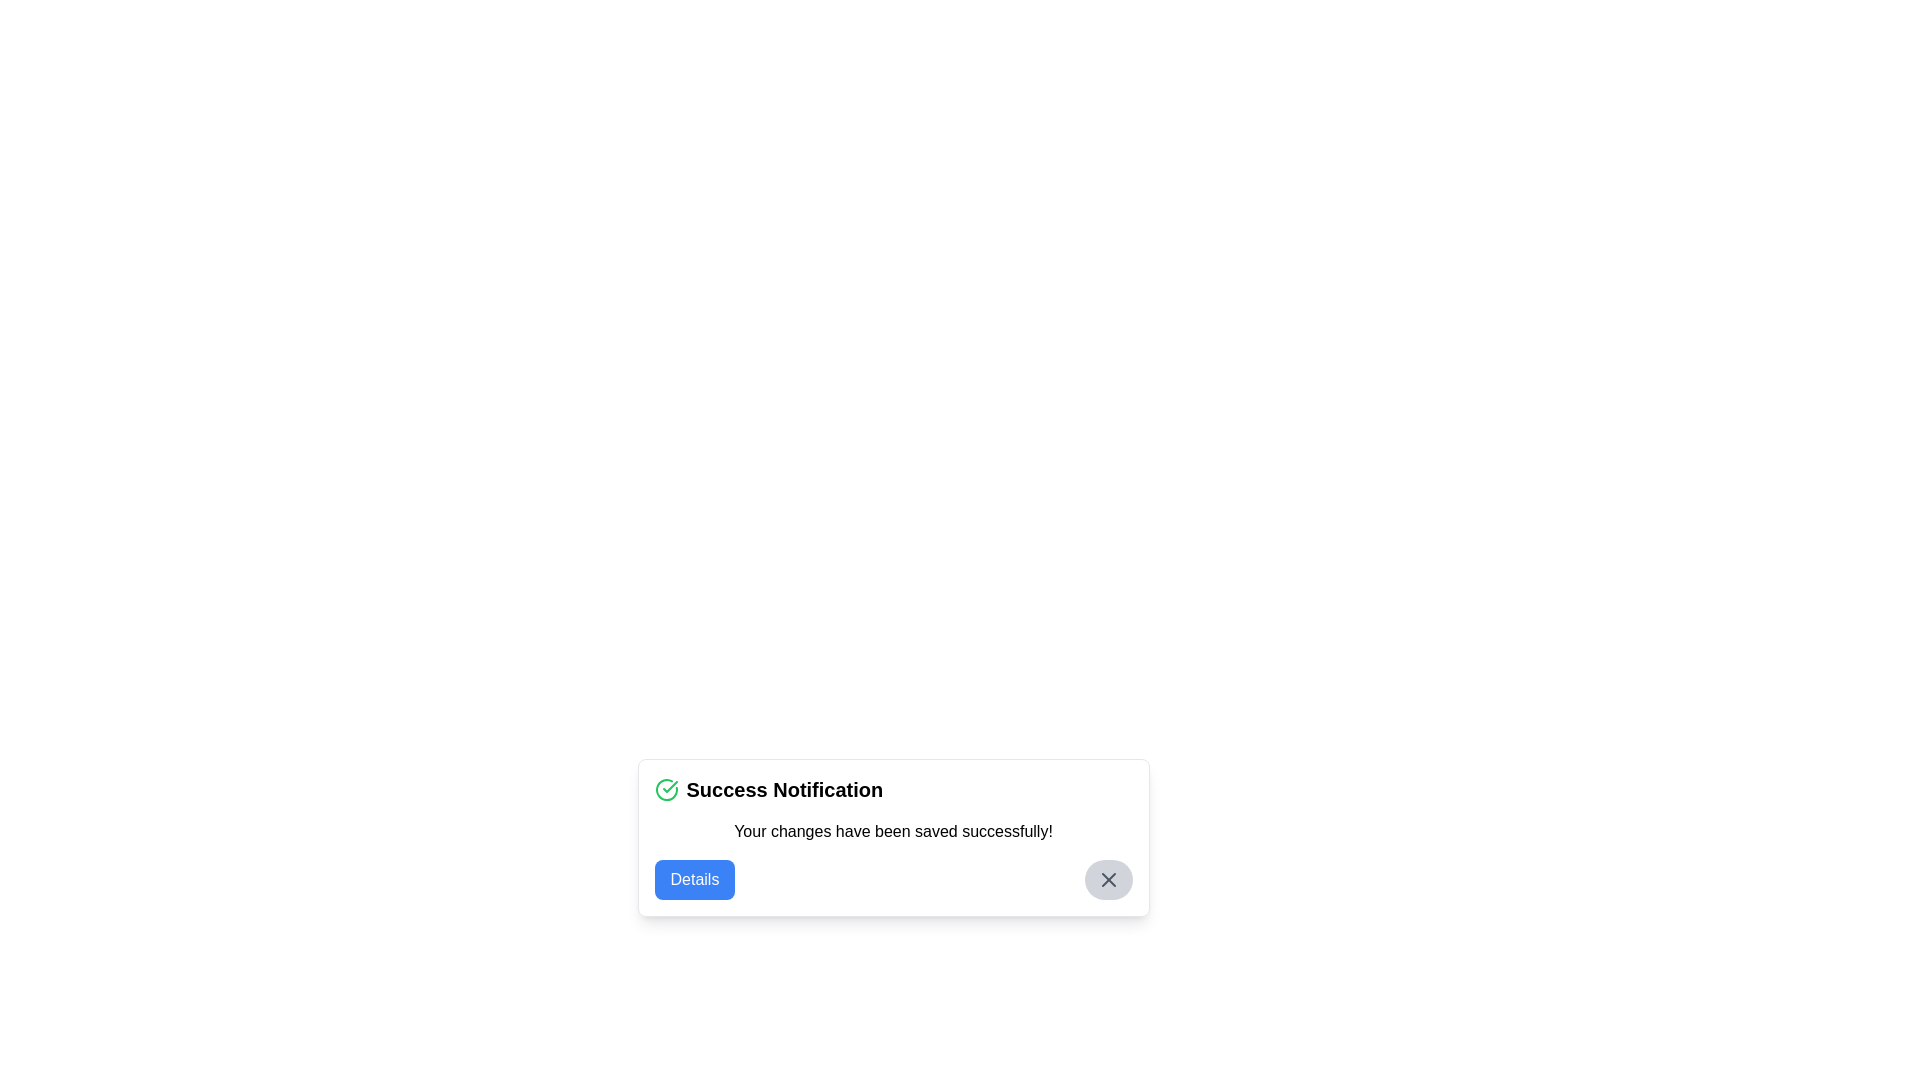 This screenshot has height=1080, width=1920. Describe the element at coordinates (695, 878) in the screenshot. I see `the blue 'Details' button with rounded corners` at that location.